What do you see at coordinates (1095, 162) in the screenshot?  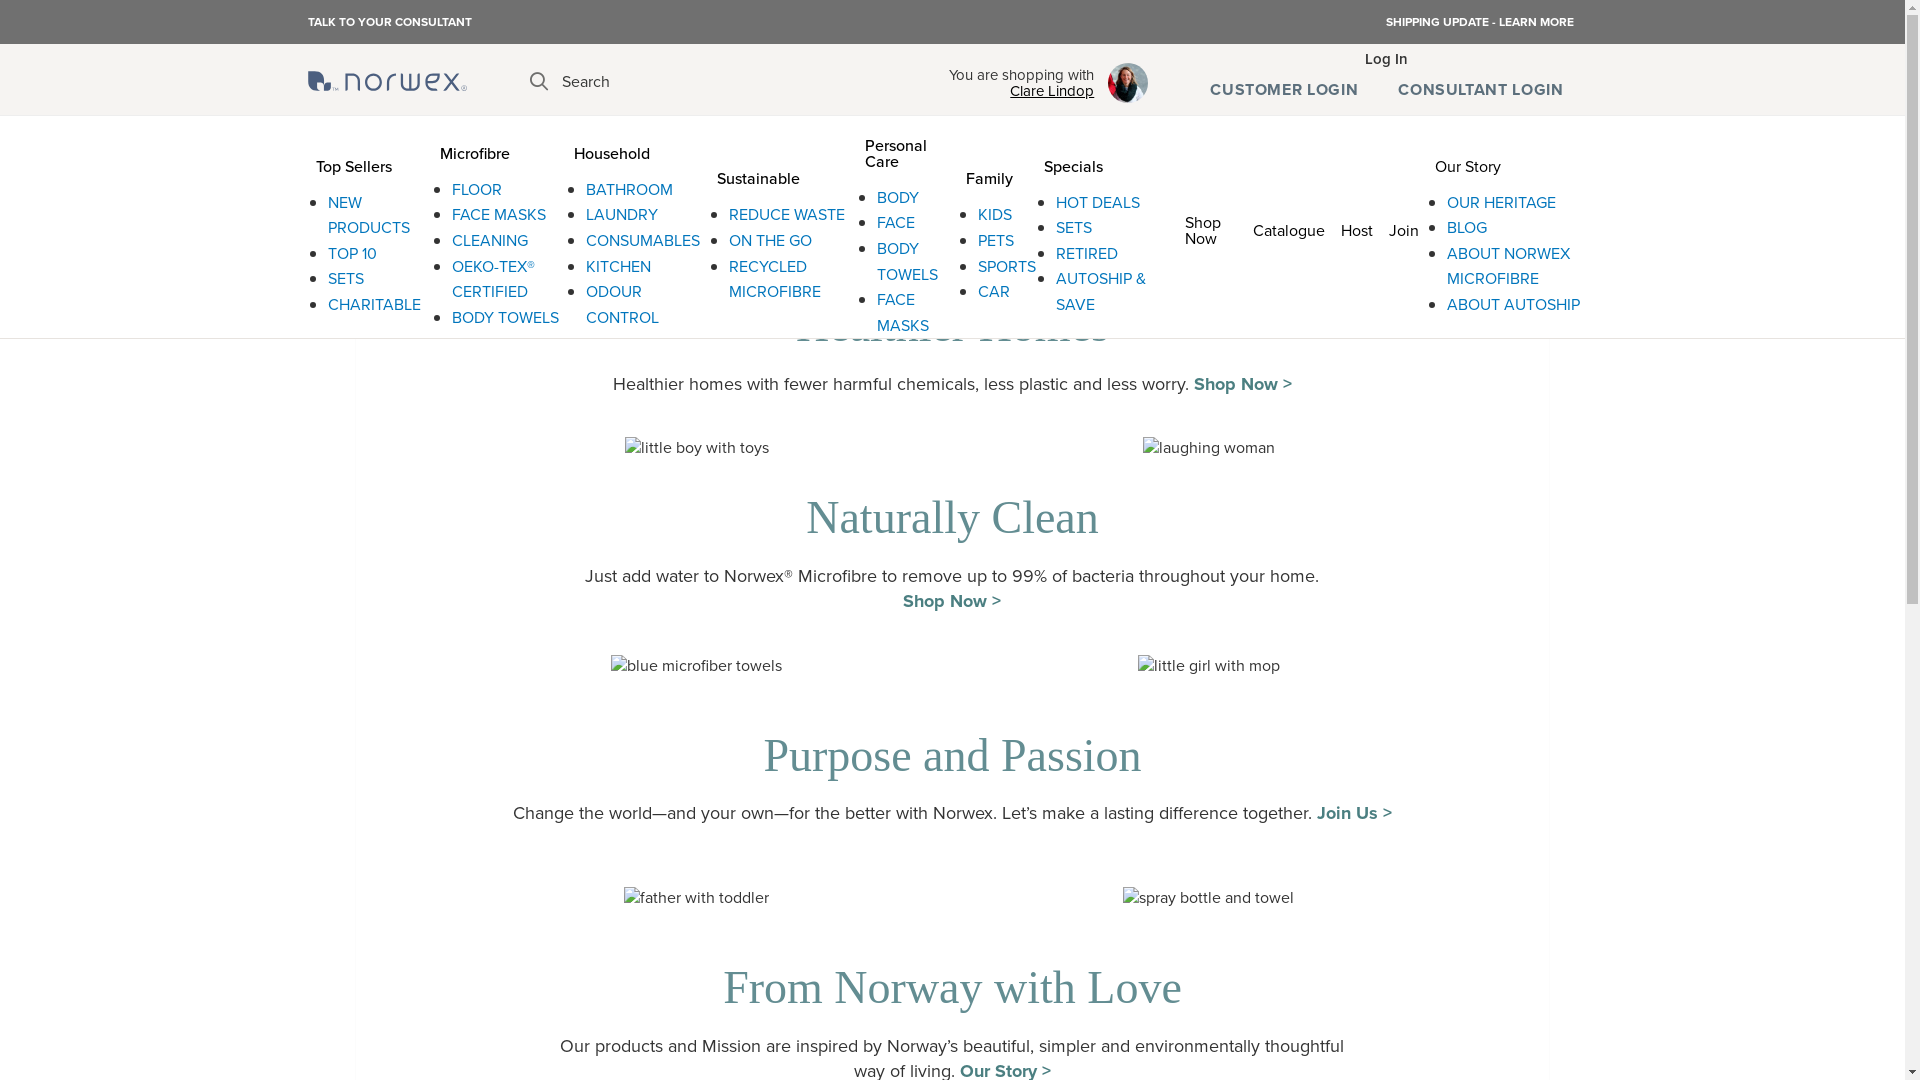 I see `'Specials'` at bounding box center [1095, 162].